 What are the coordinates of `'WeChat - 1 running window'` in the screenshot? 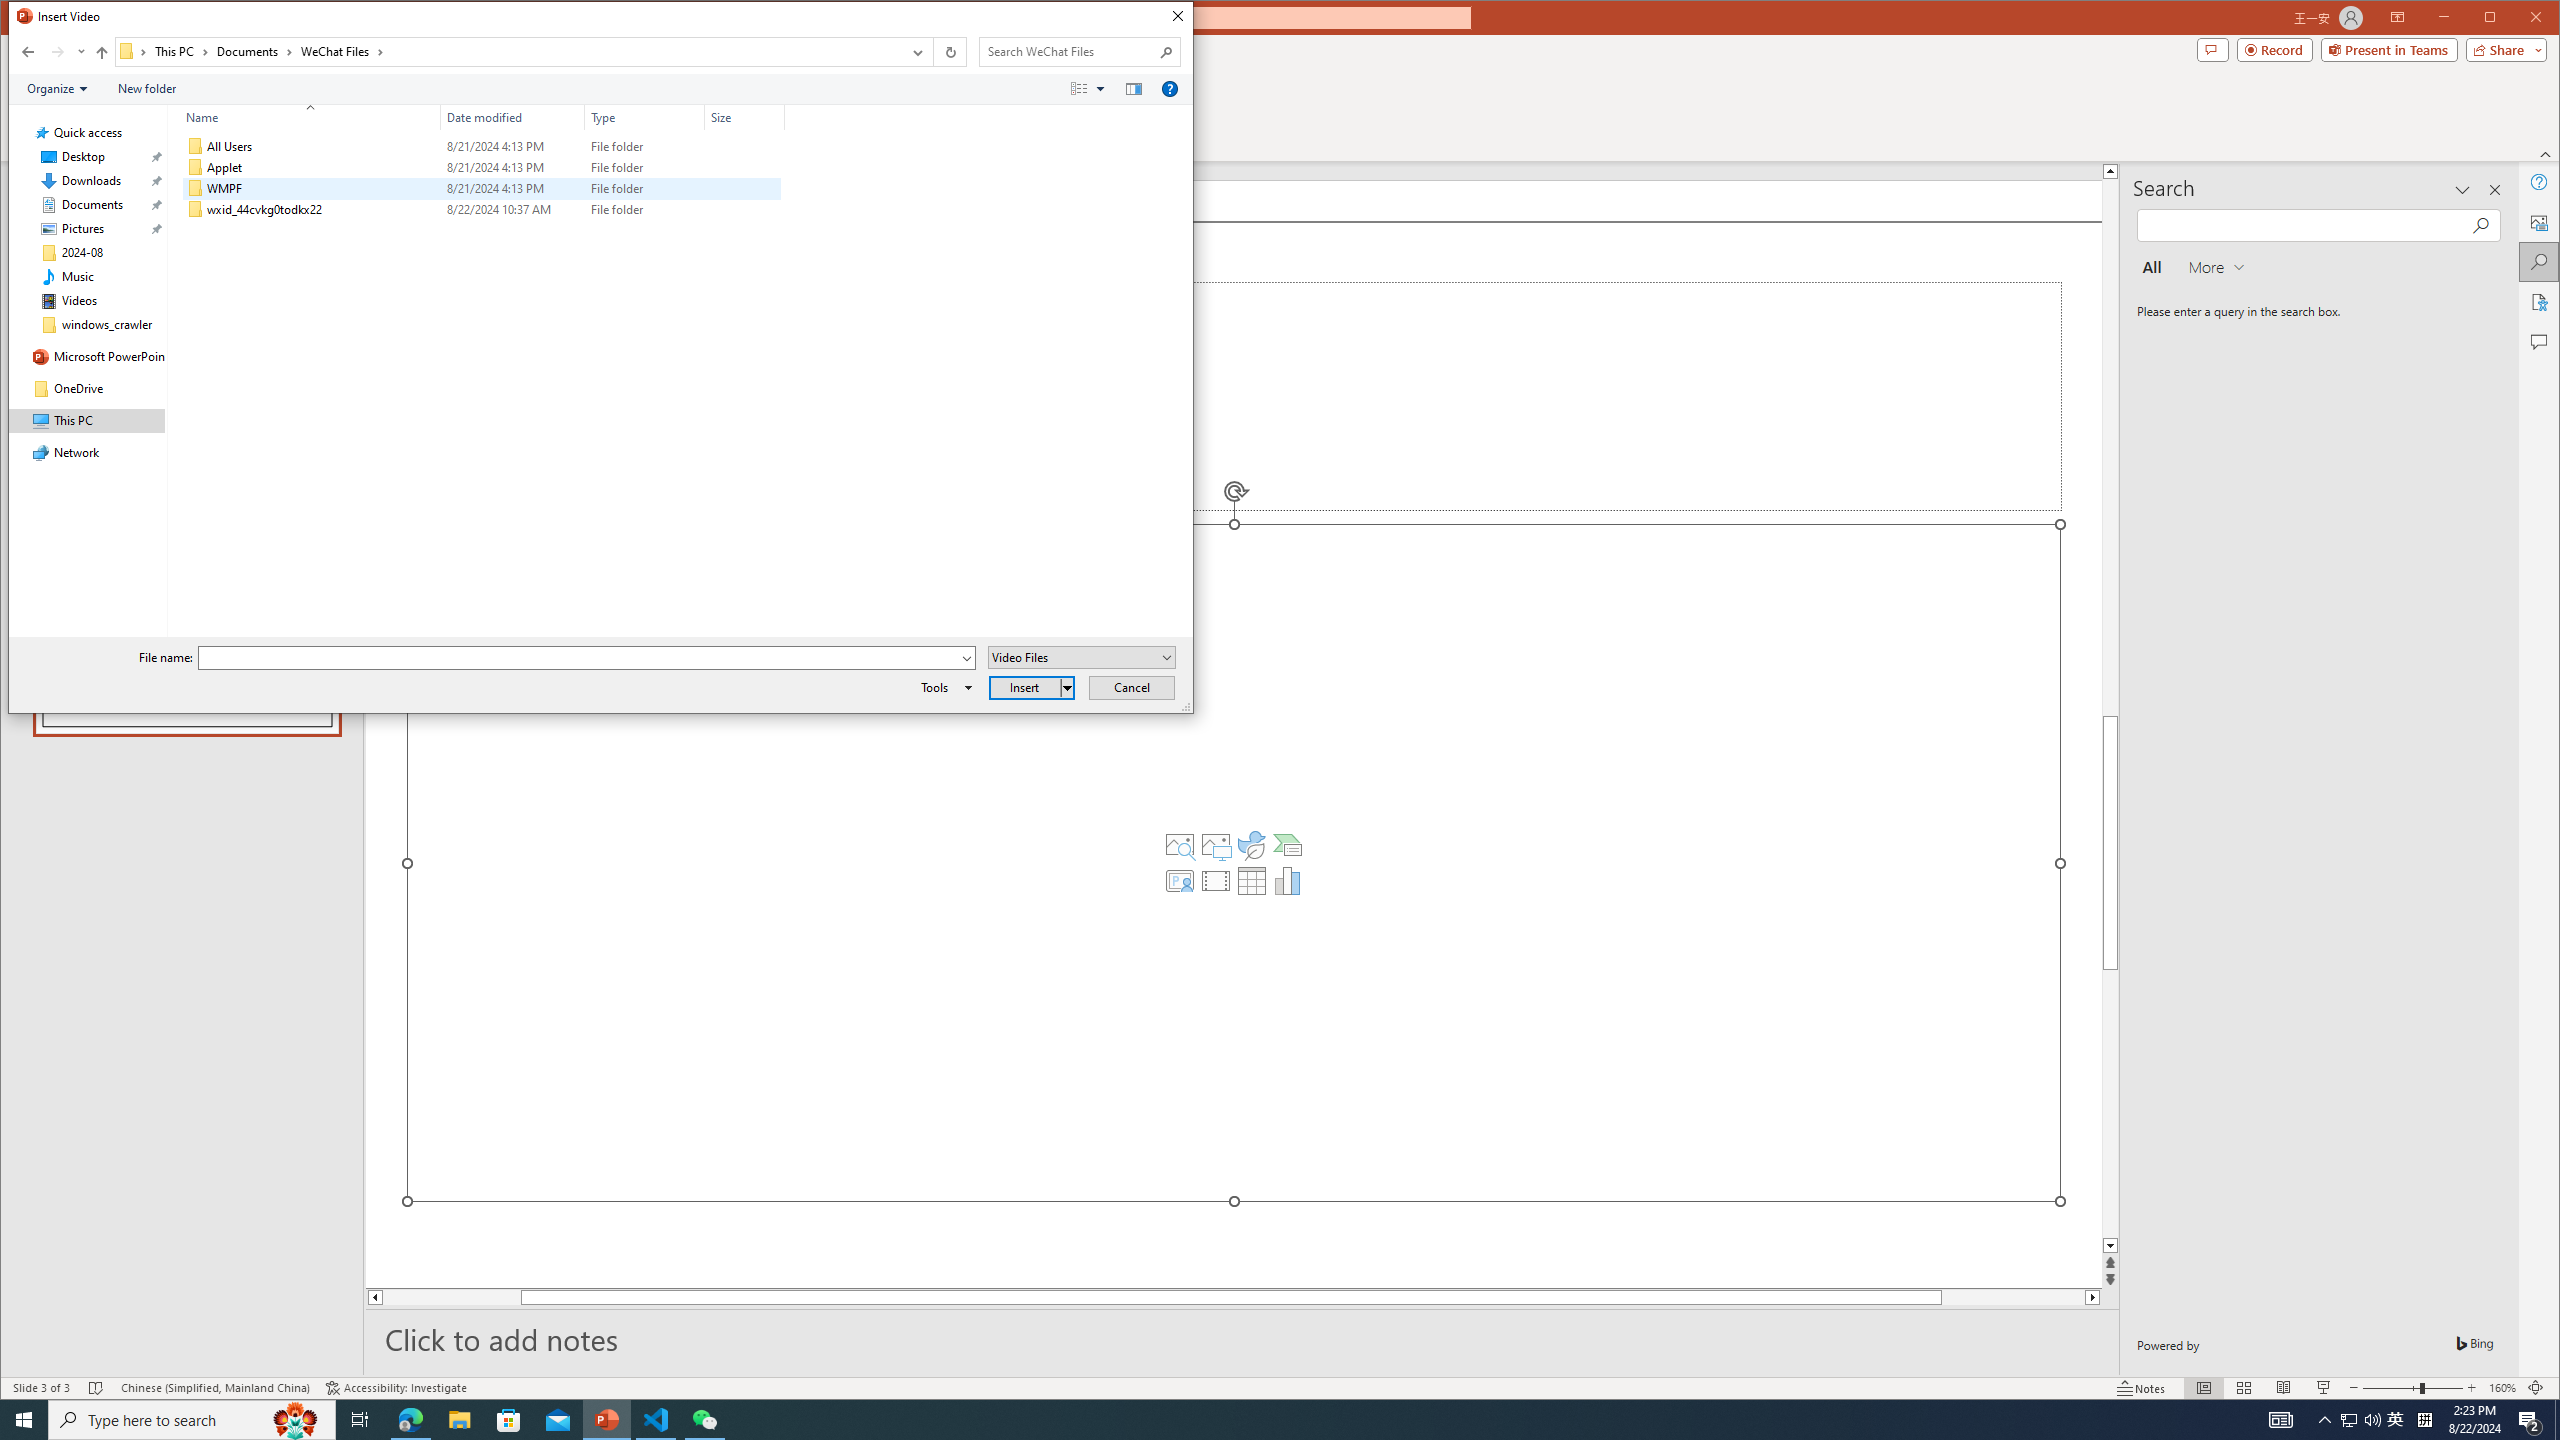 It's located at (705, 1418).